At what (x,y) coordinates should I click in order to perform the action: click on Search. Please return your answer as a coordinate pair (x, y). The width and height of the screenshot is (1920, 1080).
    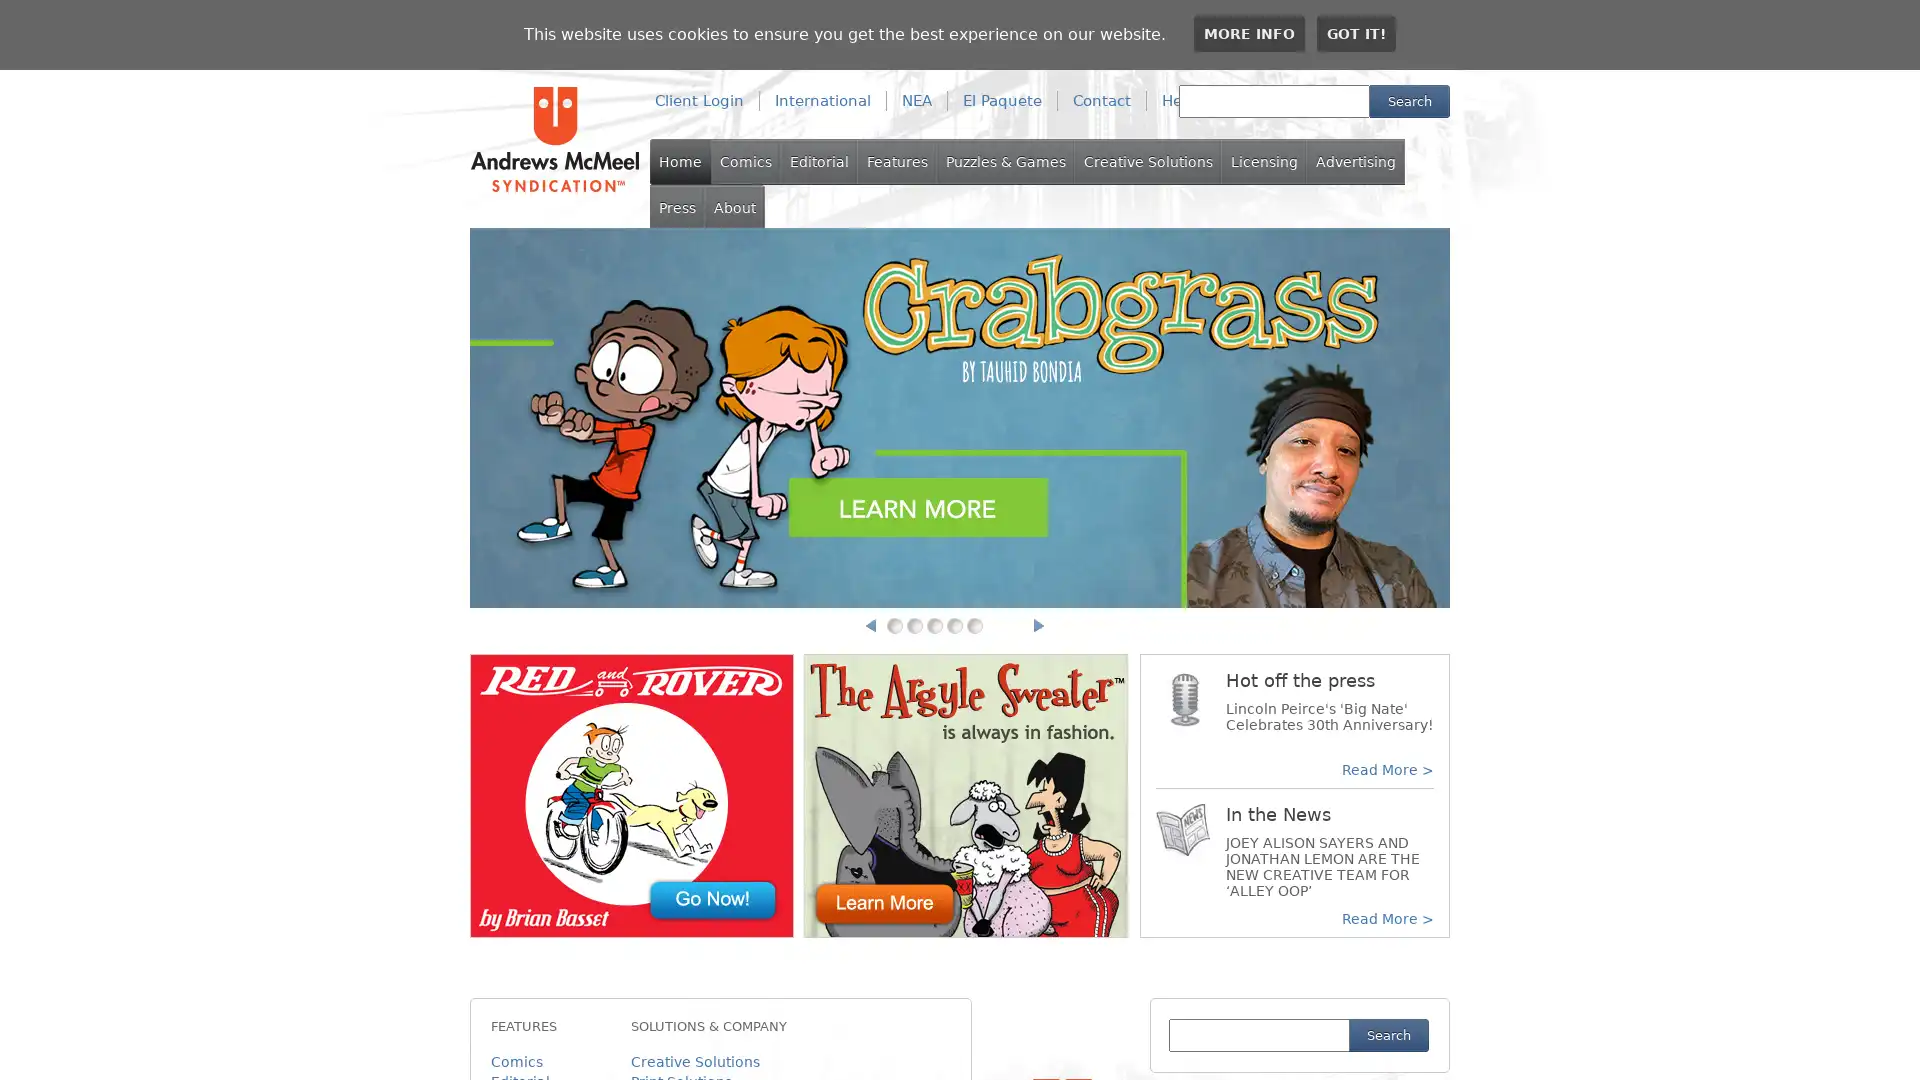
    Looking at the image, I should click on (1409, 101).